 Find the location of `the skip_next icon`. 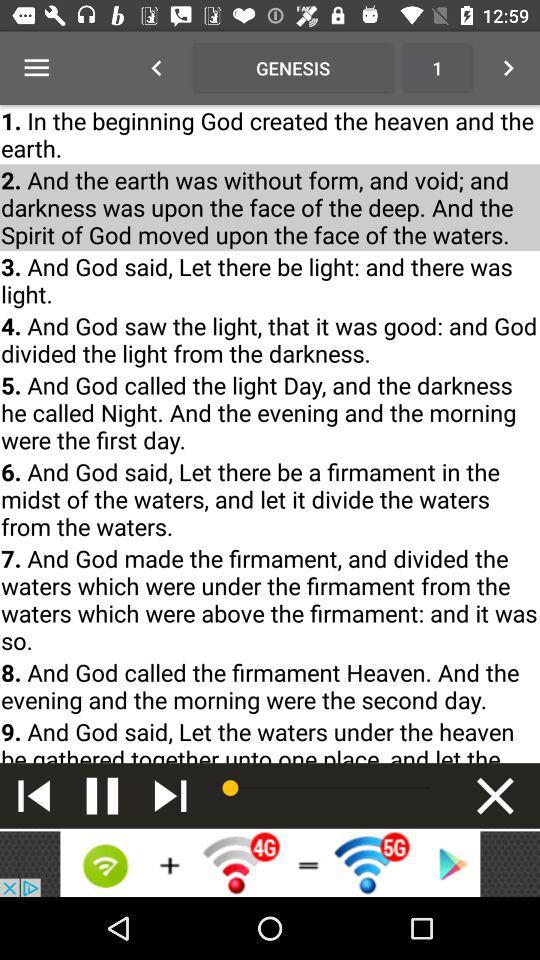

the skip_next icon is located at coordinates (170, 795).